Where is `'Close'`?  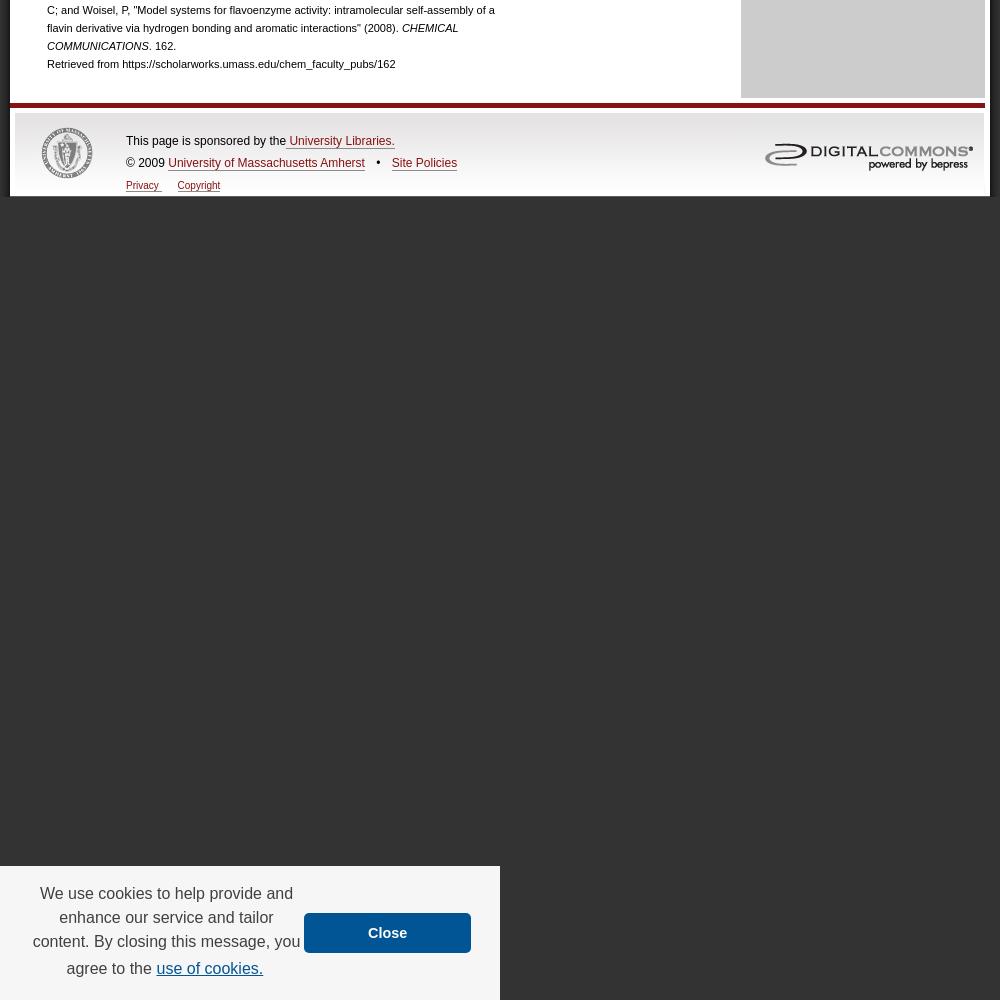
'Close' is located at coordinates (387, 932).